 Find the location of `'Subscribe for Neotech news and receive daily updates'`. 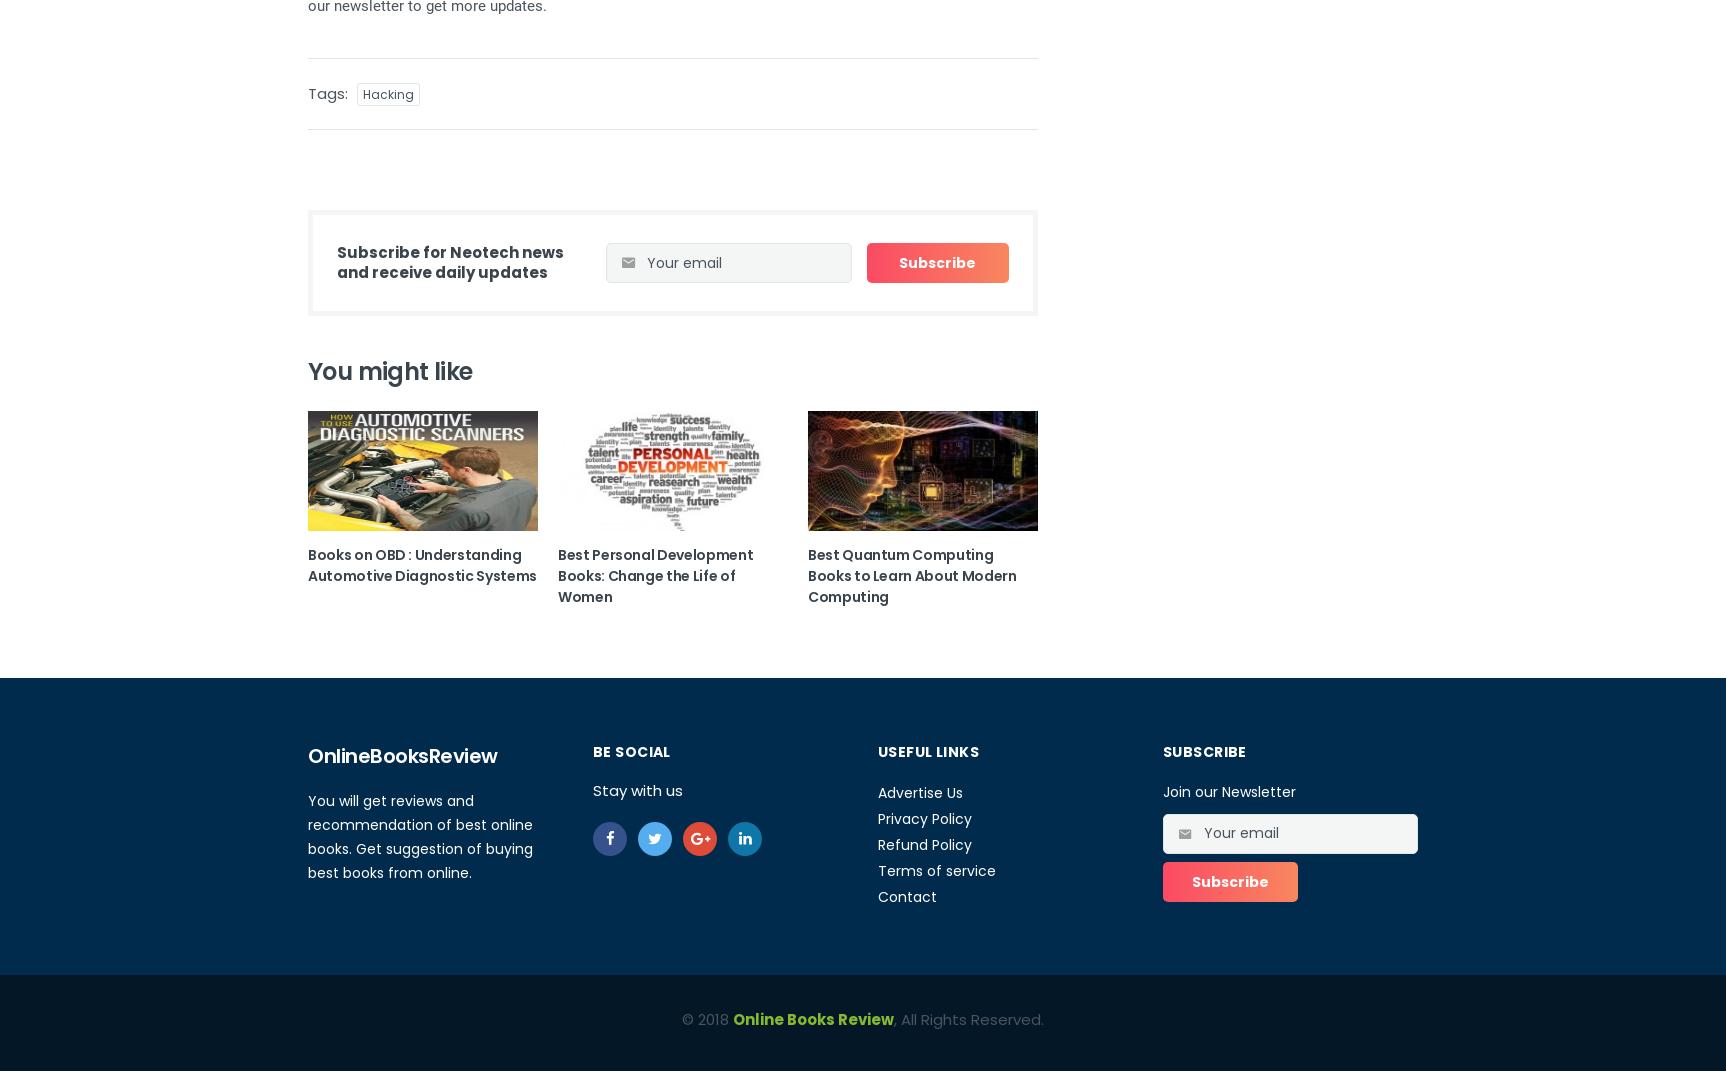

'Subscribe for Neotech news and receive daily updates' is located at coordinates (449, 261).